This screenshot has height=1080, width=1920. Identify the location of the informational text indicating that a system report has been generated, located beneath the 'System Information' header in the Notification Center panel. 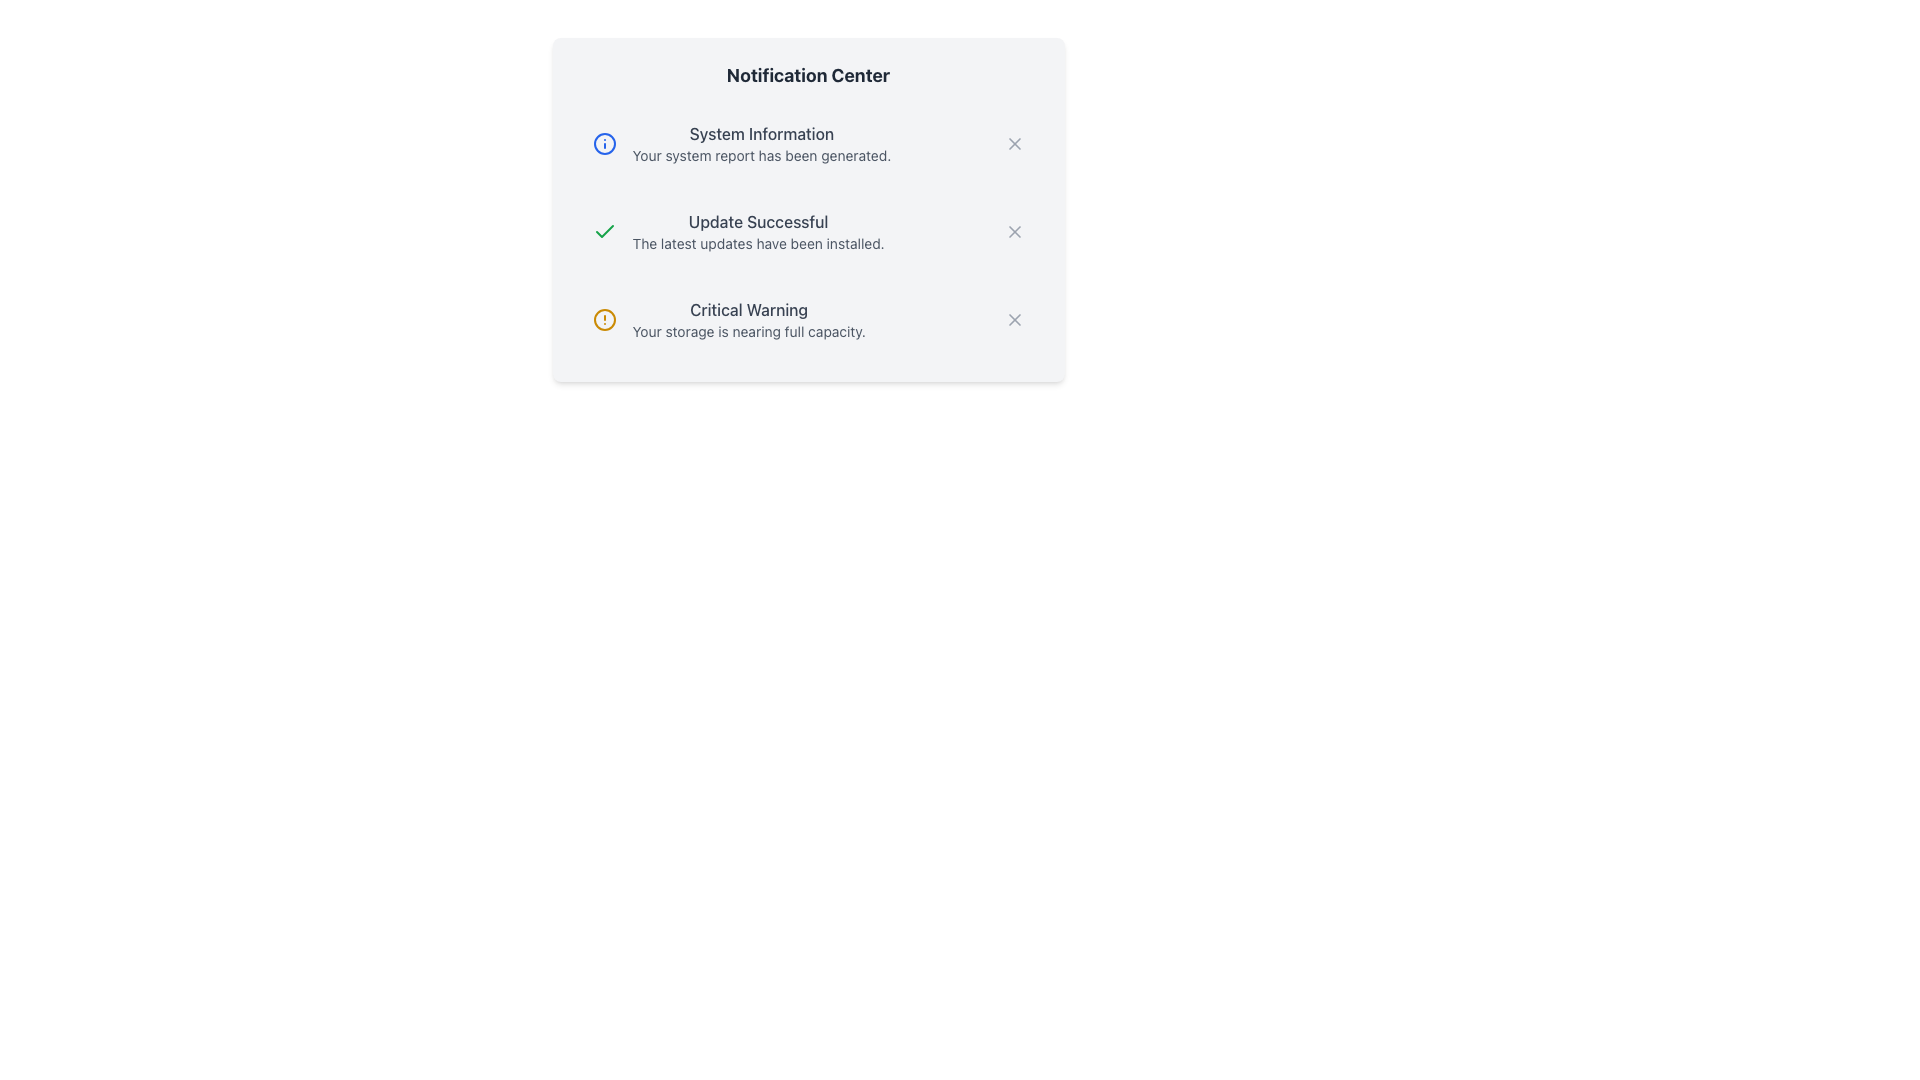
(760, 154).